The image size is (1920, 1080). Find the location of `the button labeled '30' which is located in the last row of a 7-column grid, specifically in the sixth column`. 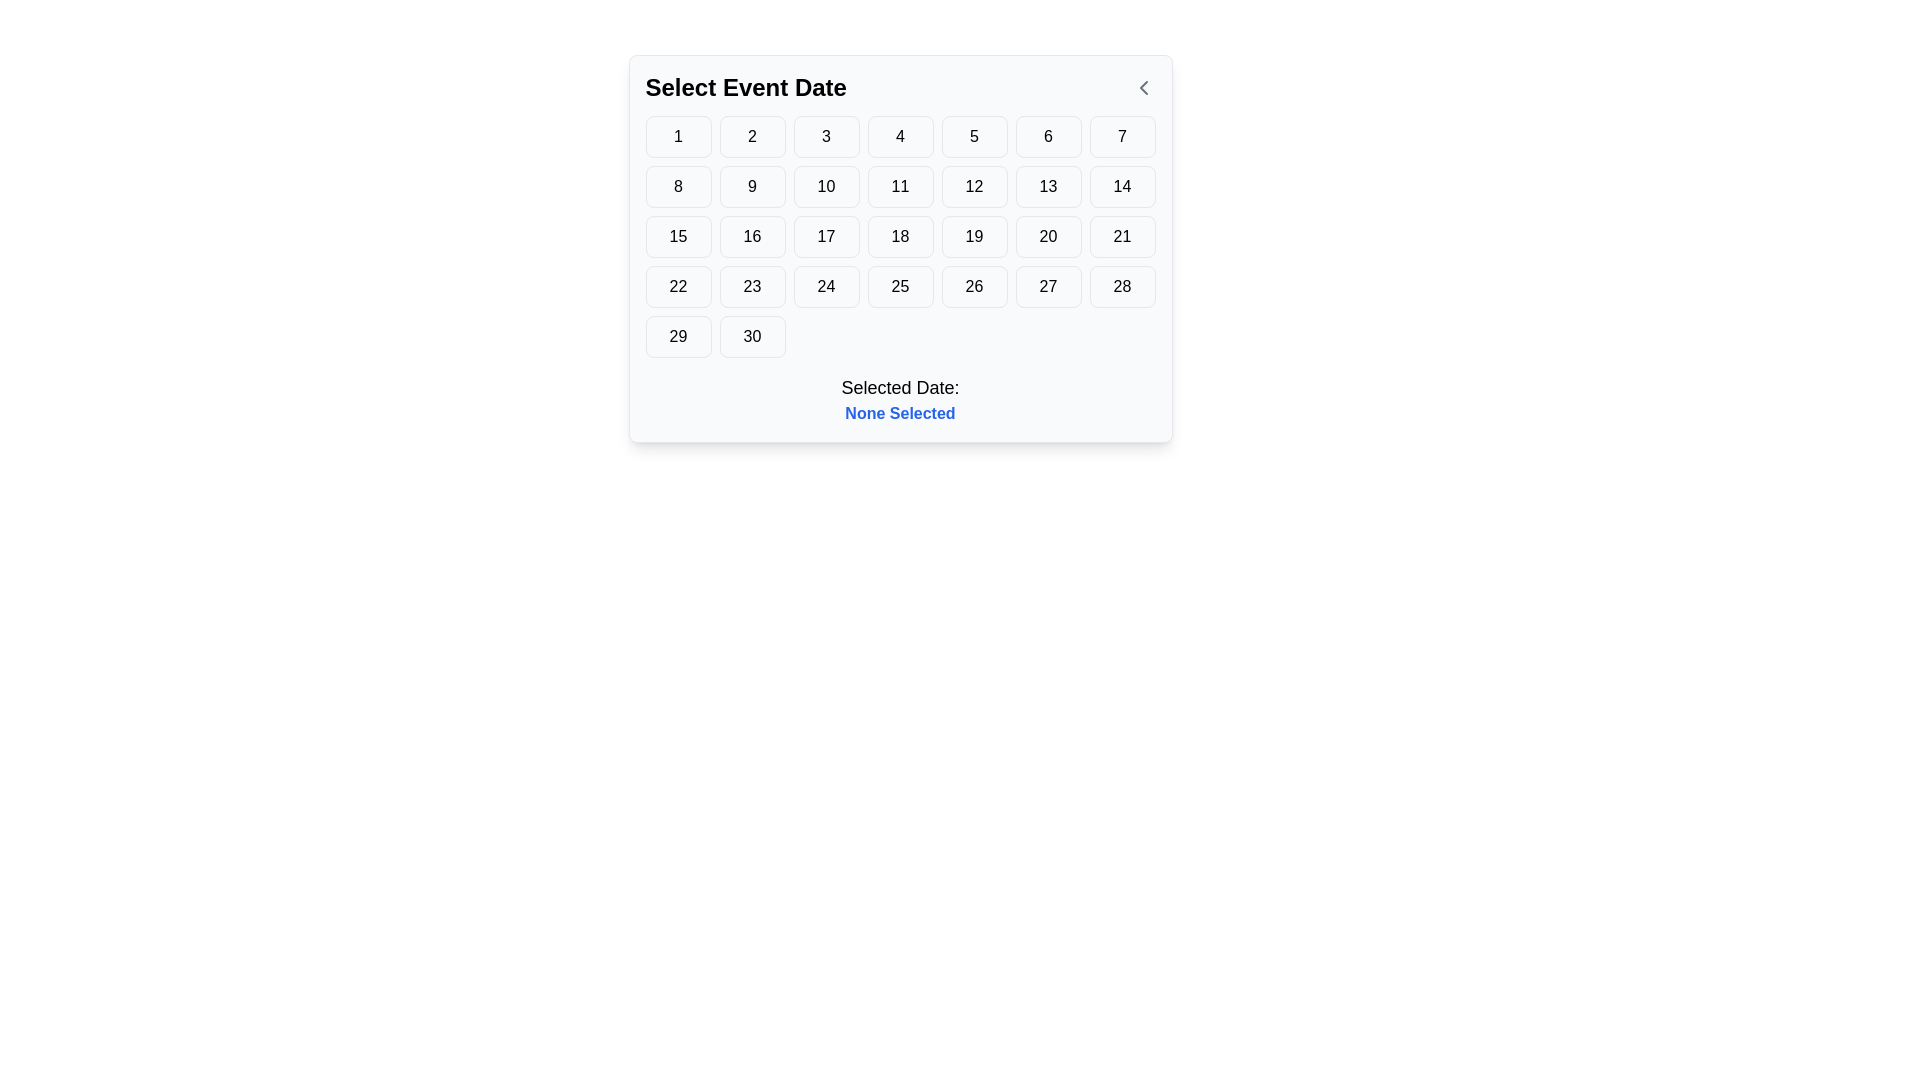

the button labeled '30' which is located in the last row of a 7-column grid, specifically in the sixth column is located at coordinates (751, 335).